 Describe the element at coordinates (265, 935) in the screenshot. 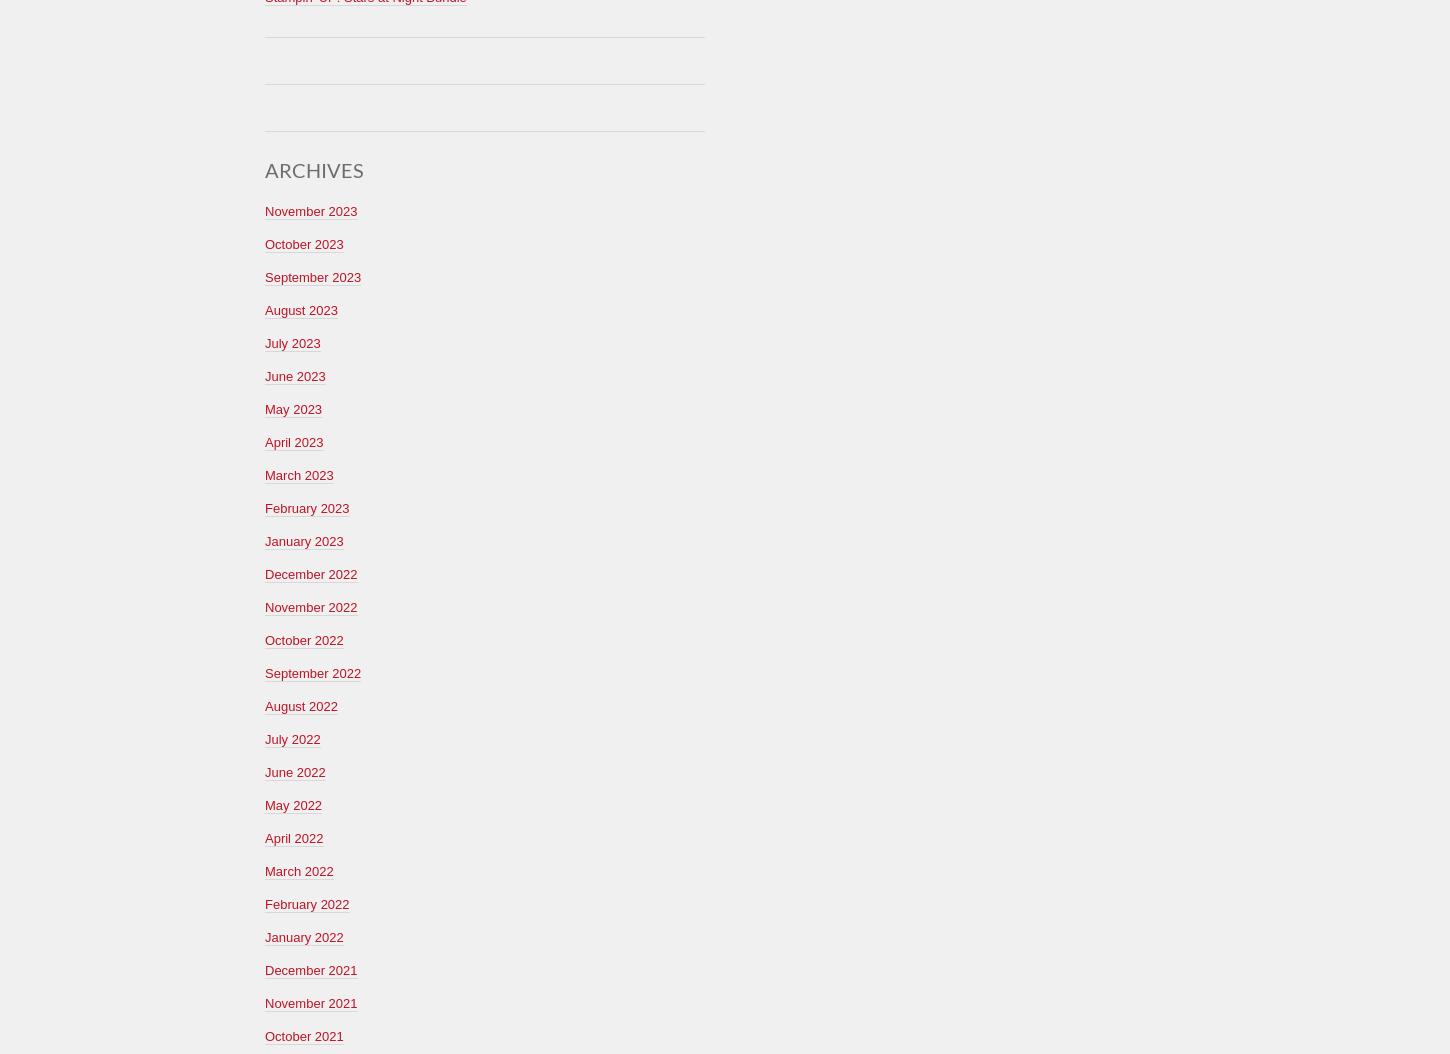

I see `'January 2022'` at that location.